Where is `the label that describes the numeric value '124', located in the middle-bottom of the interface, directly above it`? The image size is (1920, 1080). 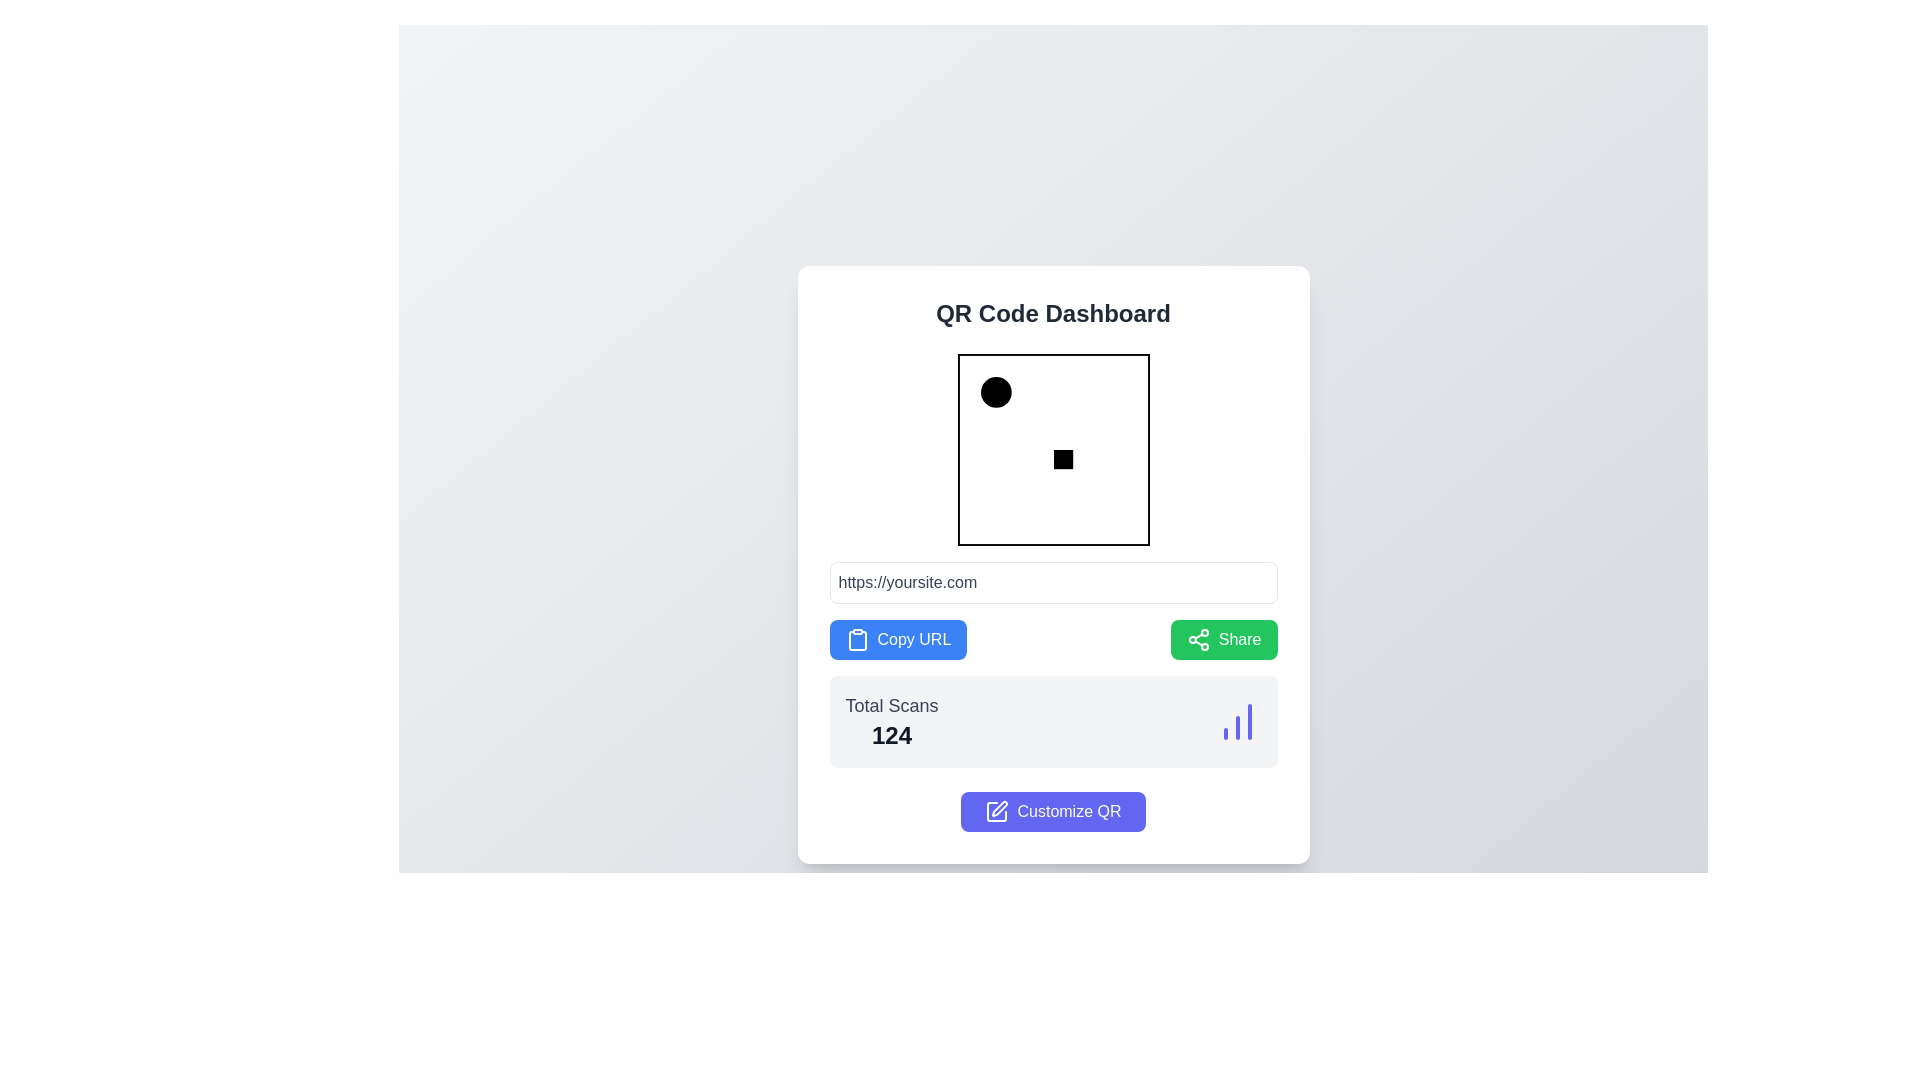 the label that describes the numeric value '124', located in the middle-bottom of the interface, directly above it is located at coordinates (891, 704).